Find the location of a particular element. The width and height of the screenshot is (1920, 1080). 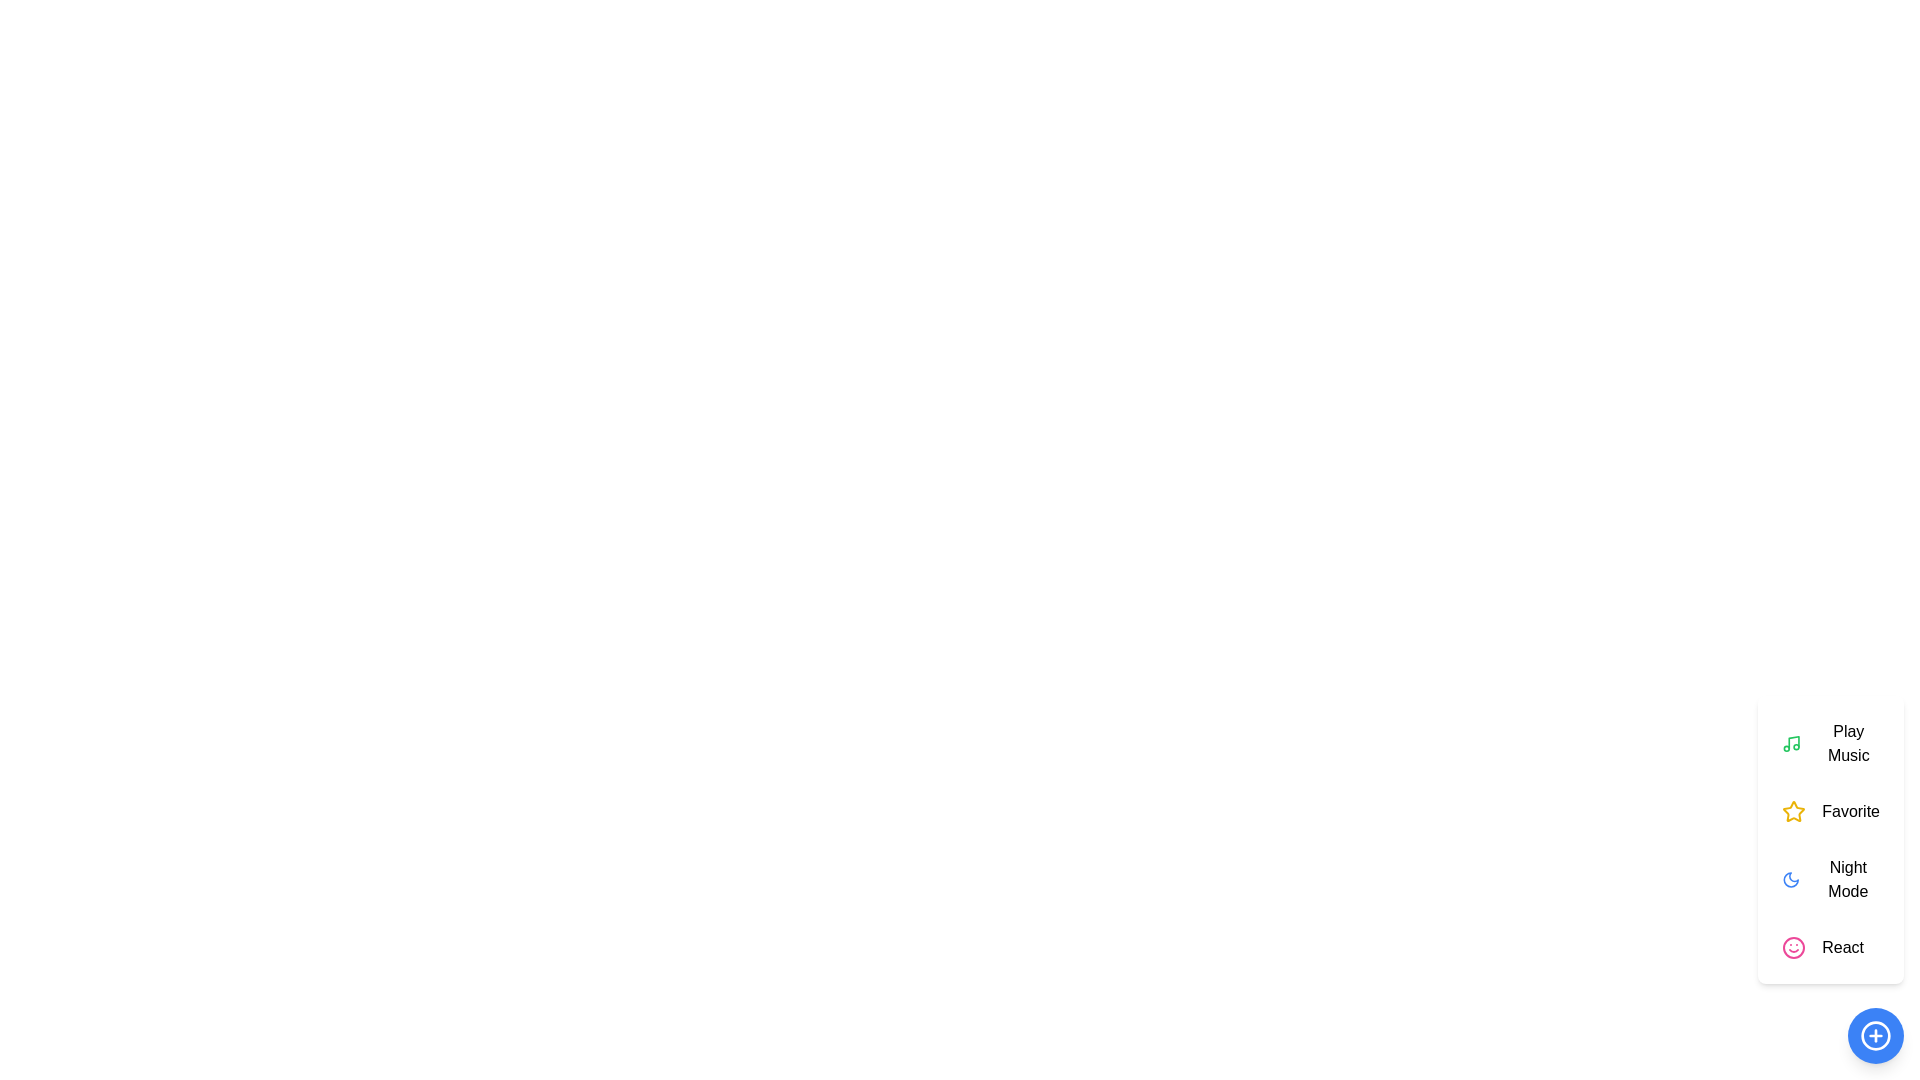

the 'Favorite' button to select the action is located at coordinates (1830, 812).